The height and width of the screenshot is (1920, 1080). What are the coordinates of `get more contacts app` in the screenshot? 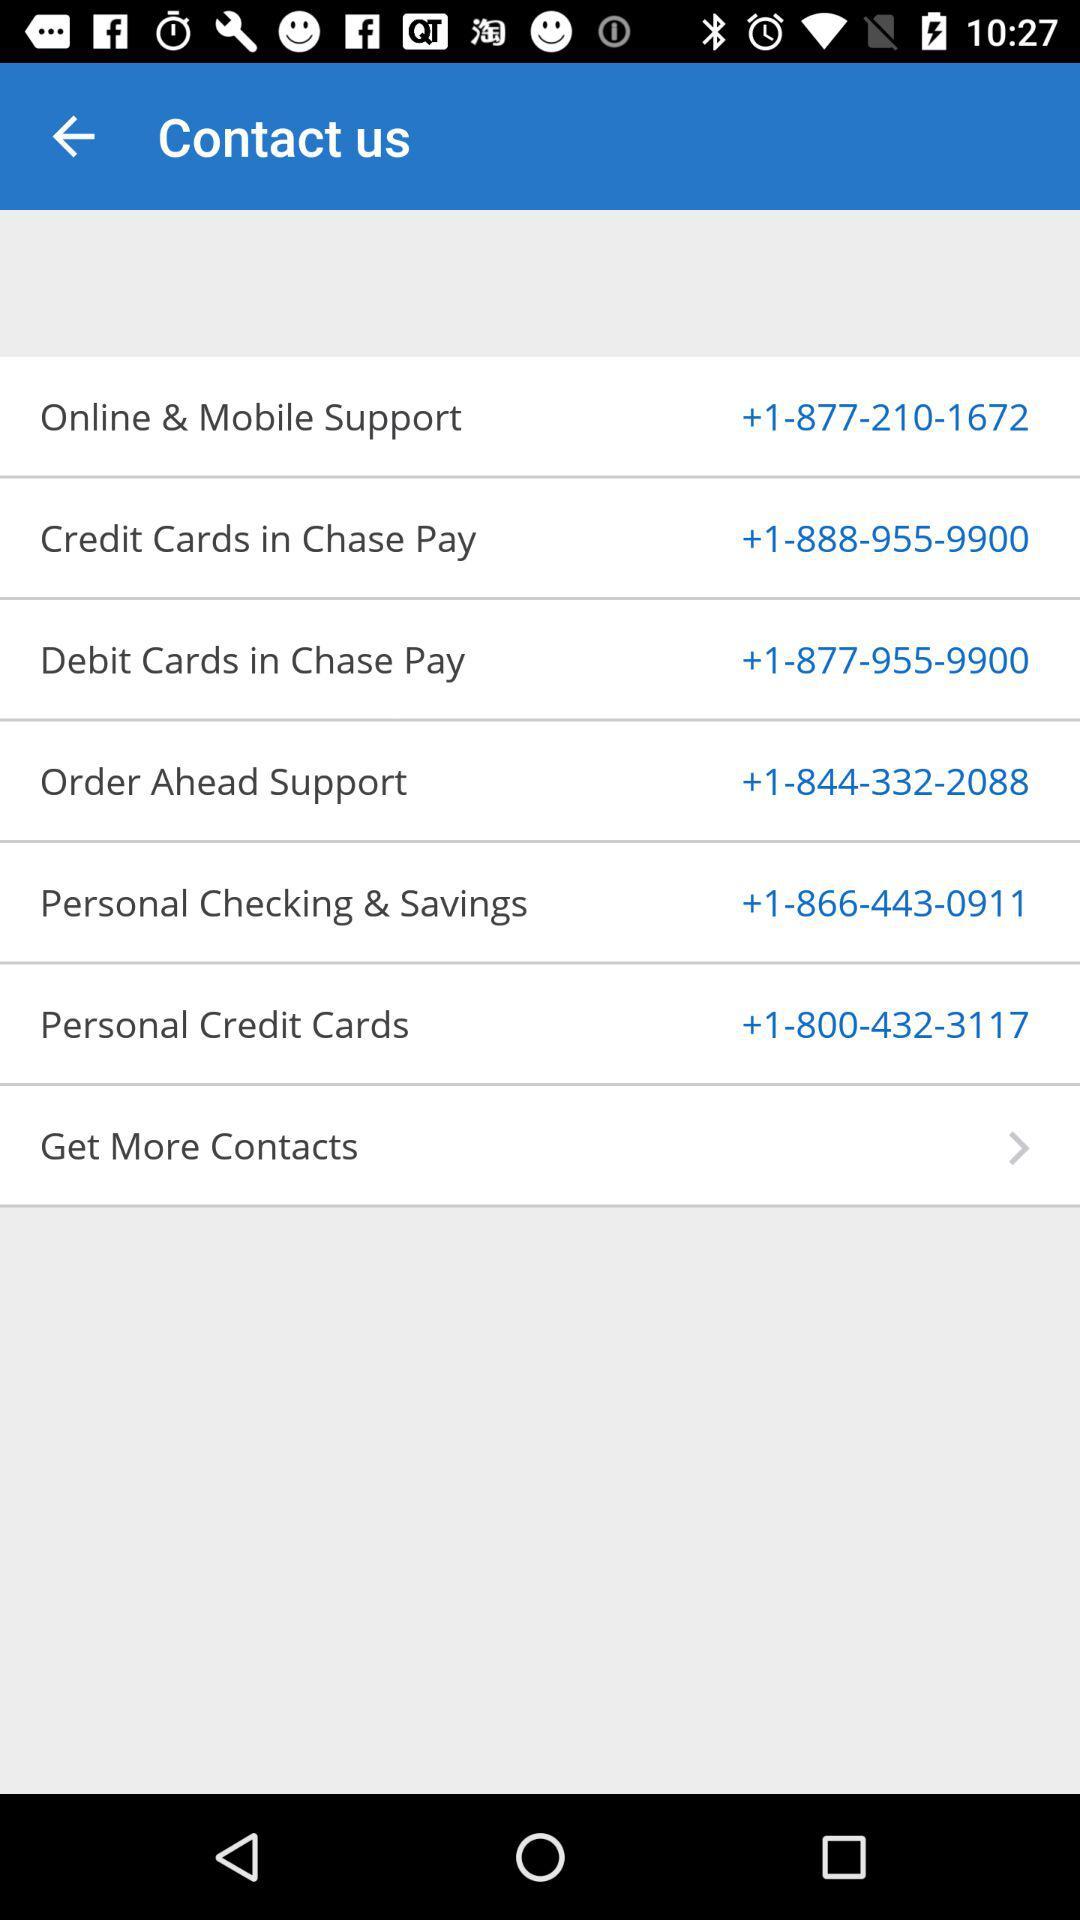 It's located at (523, 1145).